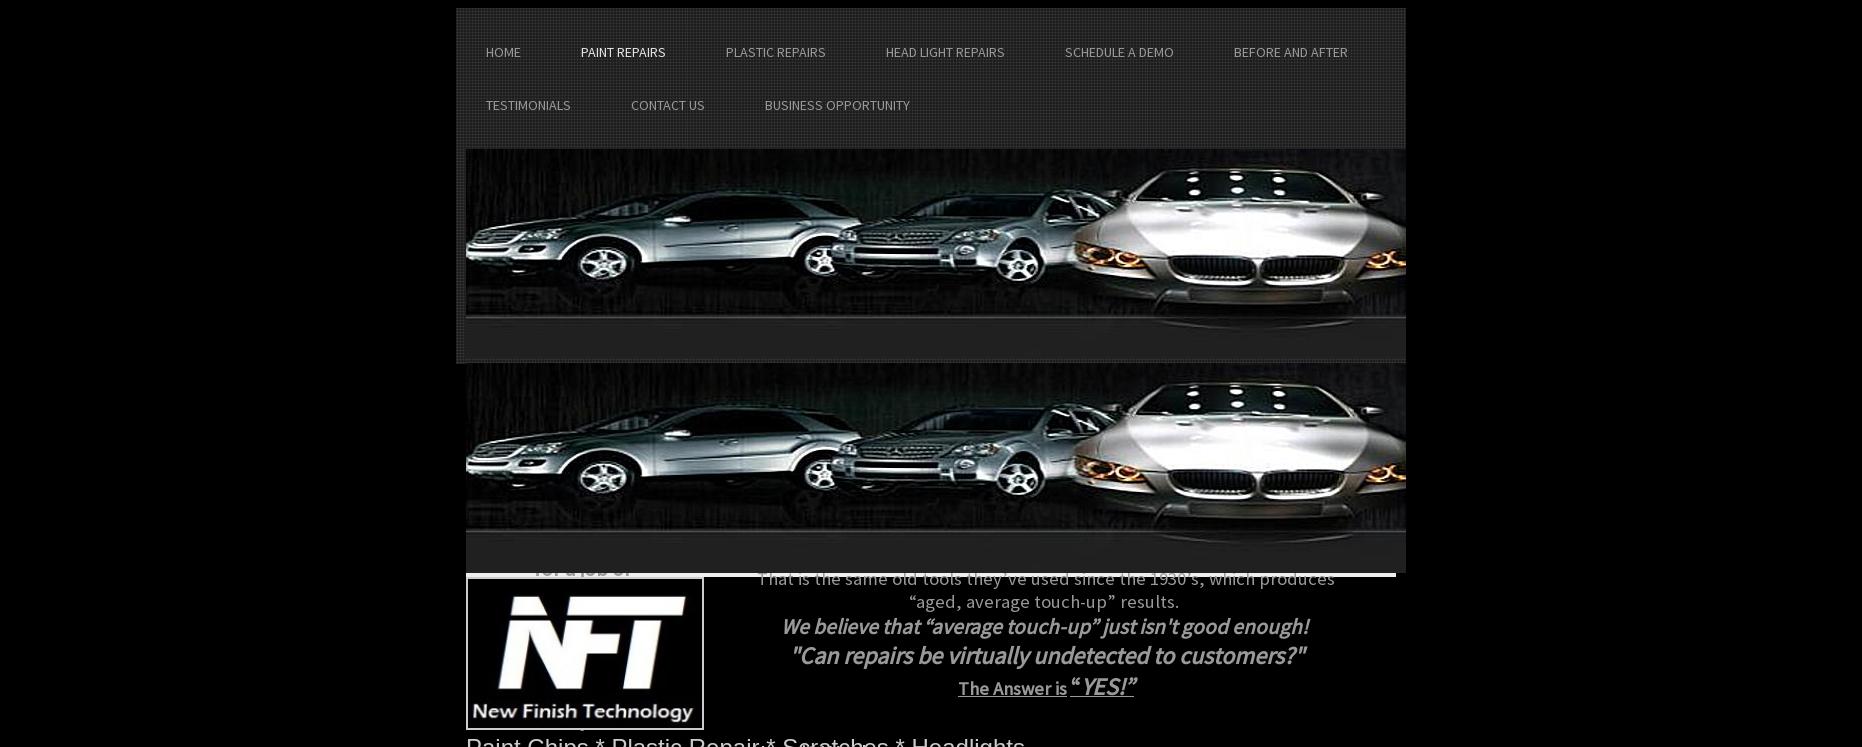 This screenshot has height=747, width=1862. I want to click on 'Email:', so click(502, 482).